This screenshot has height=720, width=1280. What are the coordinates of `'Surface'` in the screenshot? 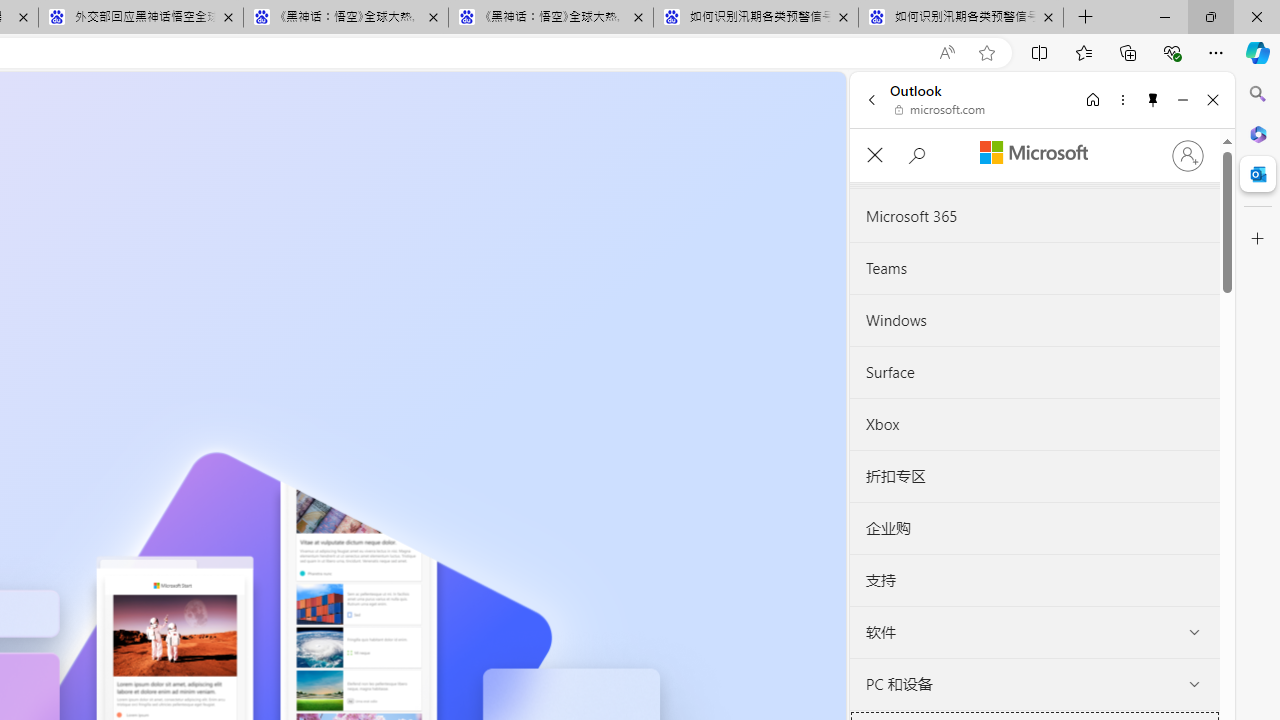 It's located at (1034, 372).